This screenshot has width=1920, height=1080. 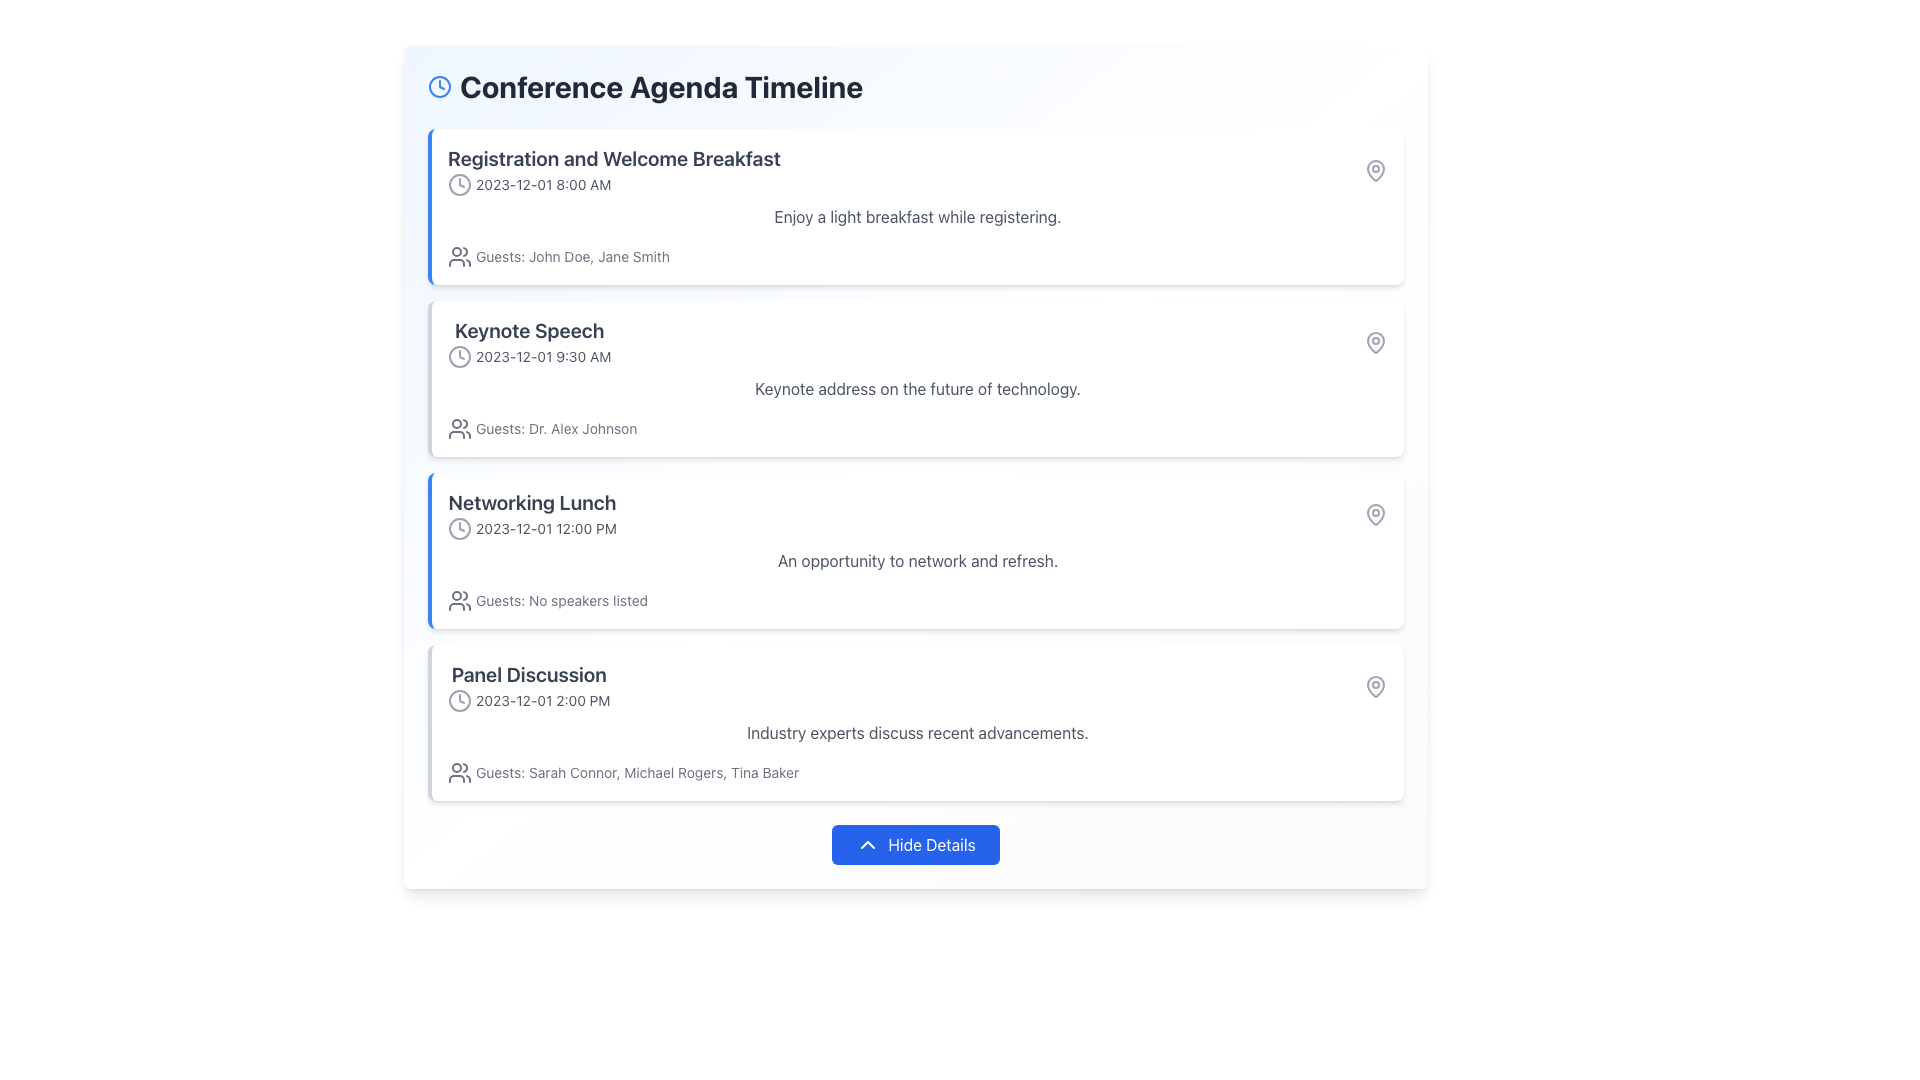 What do you see at coordinates (916, 389) in the screenshot?
I see `the text element displaying 'Keynote address on the future of technology.' which is the second description in the 'Keynote Speech' card of the 'Conference Agenda Timeline'` at bounding box center [916, 389].